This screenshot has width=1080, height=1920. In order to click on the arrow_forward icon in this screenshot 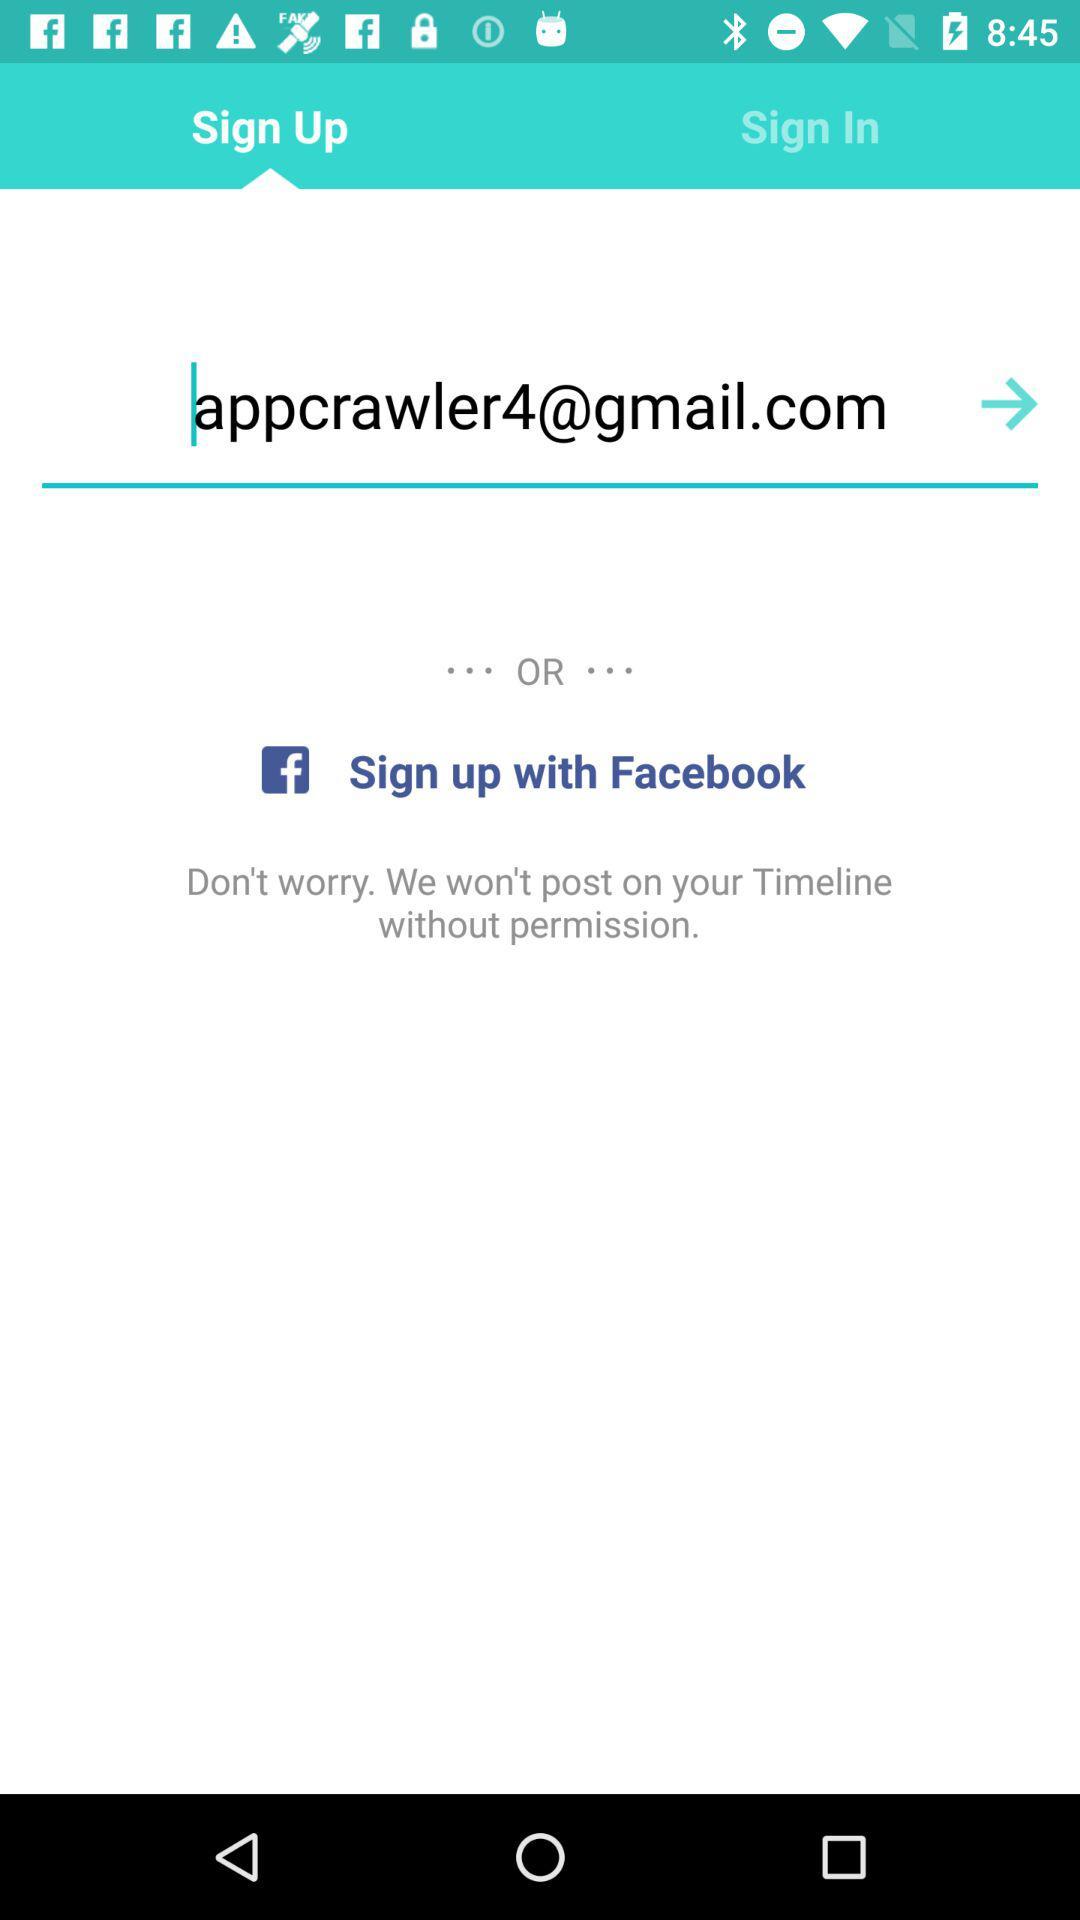, I will do `click(1009, 402)`.